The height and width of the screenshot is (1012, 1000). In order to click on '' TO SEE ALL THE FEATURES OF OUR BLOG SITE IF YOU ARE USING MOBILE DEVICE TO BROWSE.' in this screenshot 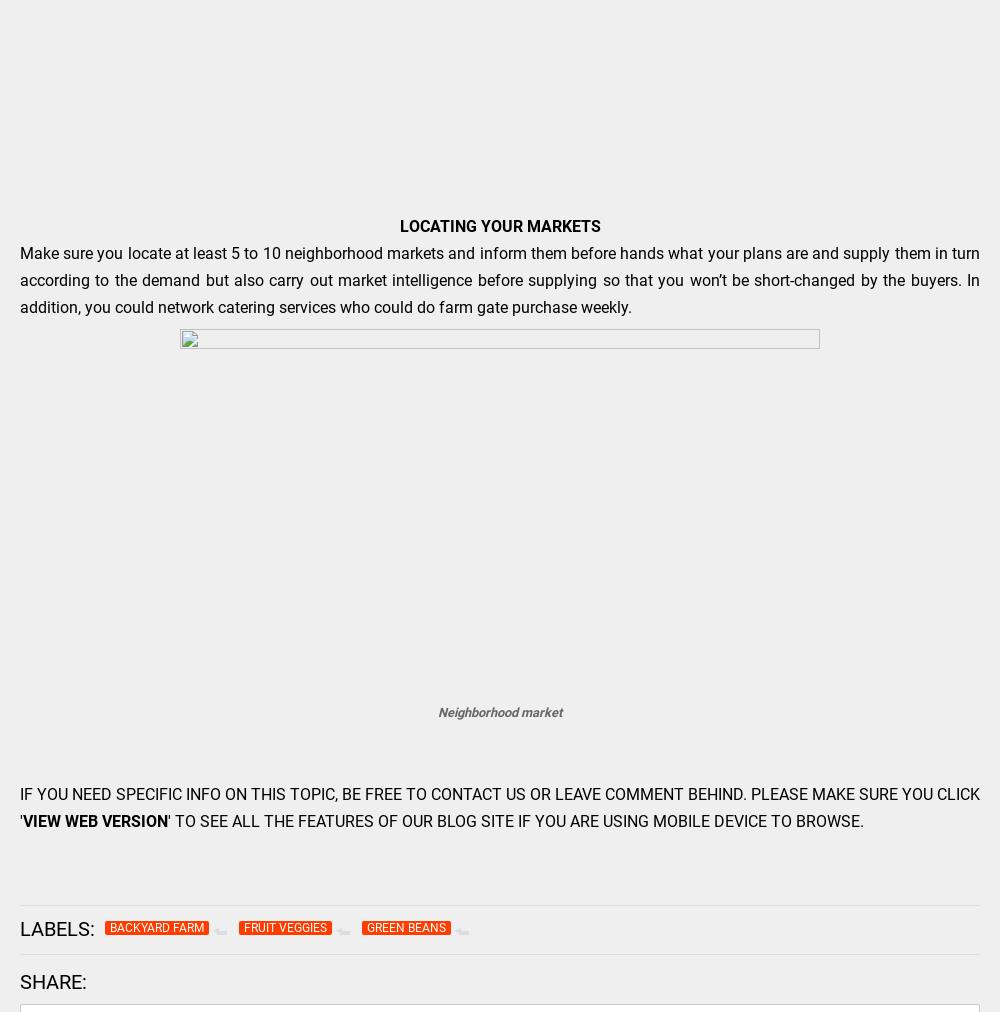, I will do `click(518, 820)`.